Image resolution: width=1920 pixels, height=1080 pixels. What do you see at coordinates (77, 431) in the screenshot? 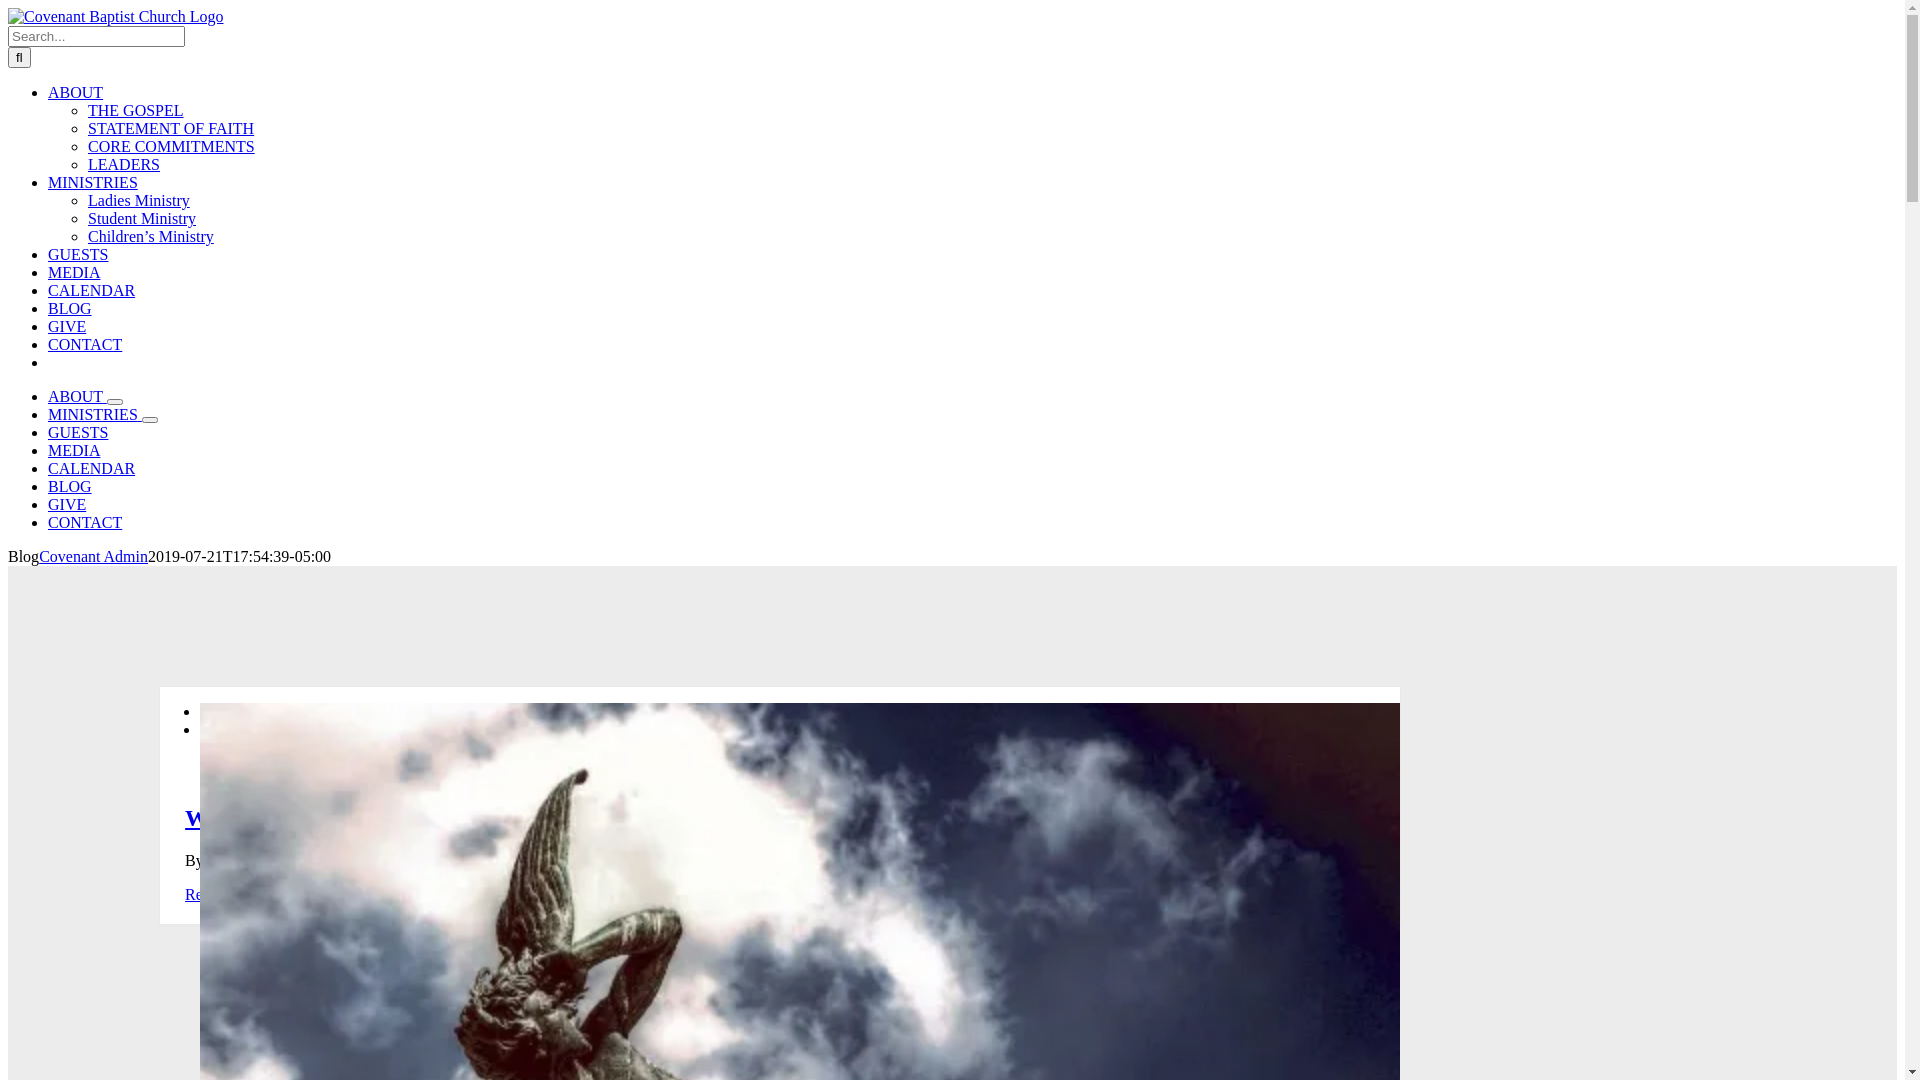
I see `'GUESTS'` at bounding box center [77, 431].